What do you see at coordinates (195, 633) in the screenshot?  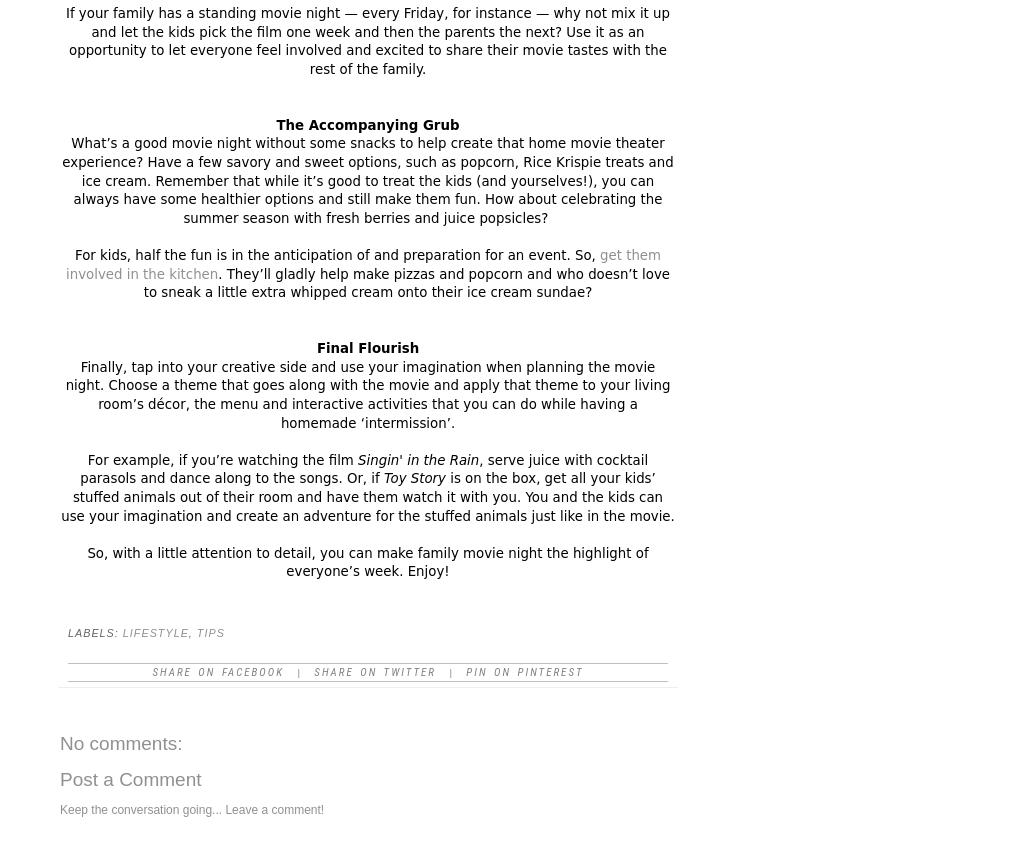 I see `'tips'` at bounding box center [195, 633].